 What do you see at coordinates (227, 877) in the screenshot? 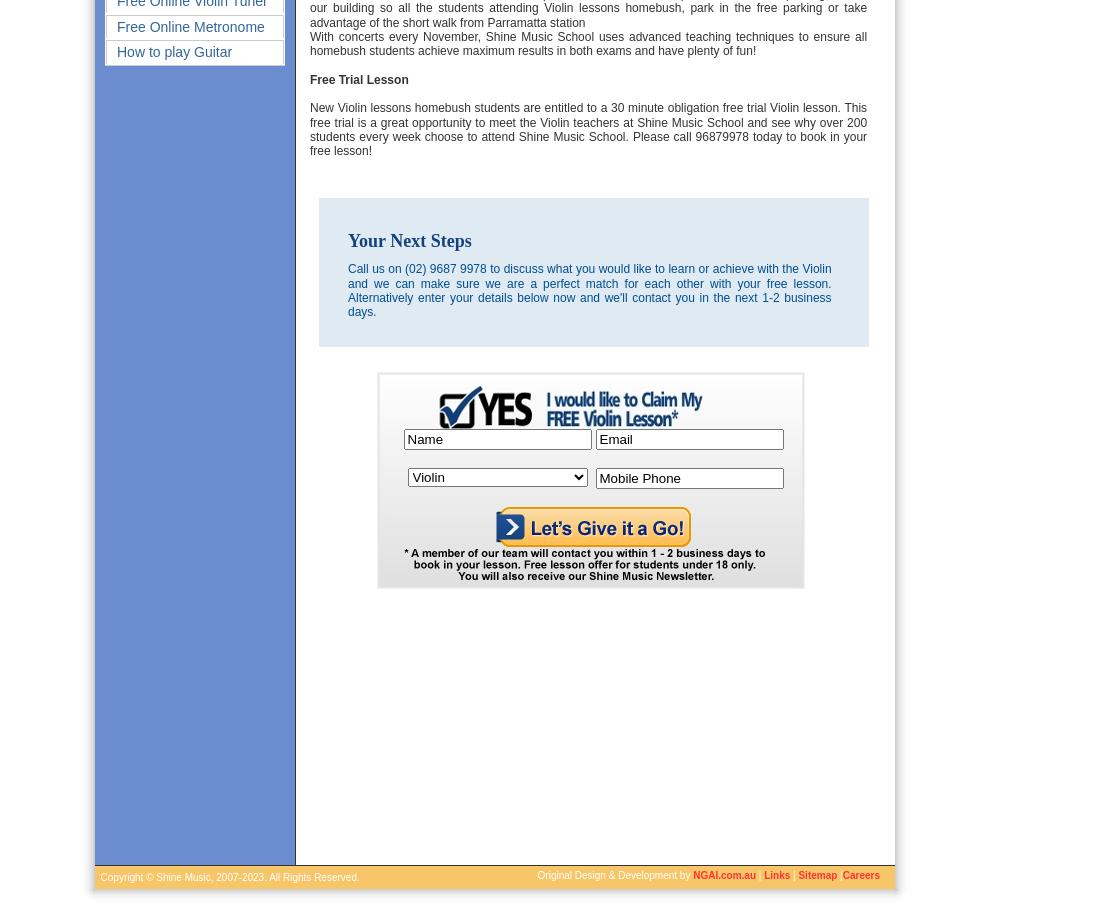
I see `'Copyright © Shine Music, 2007-2023. All Rights Reserved.'` at bounding box center [227, 877].